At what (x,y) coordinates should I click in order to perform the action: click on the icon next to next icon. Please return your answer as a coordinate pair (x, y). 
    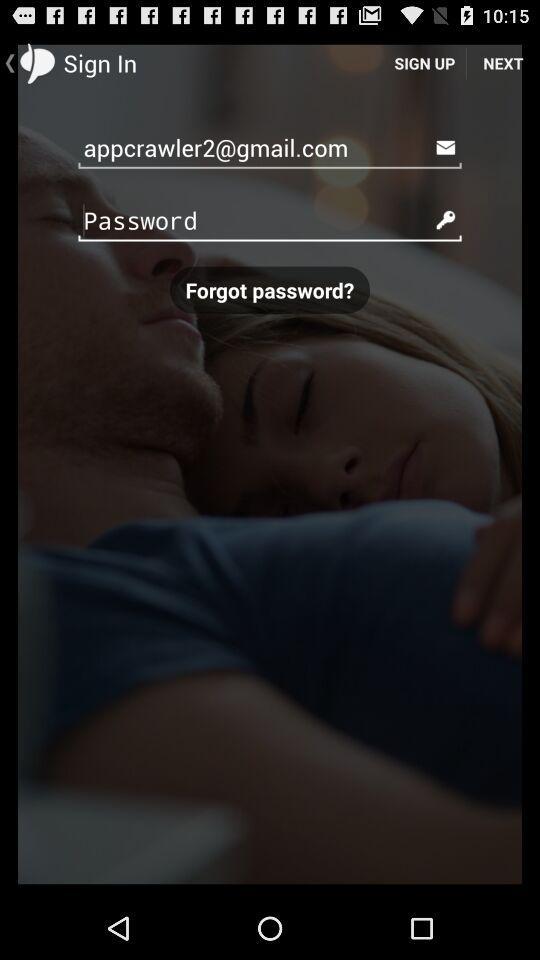
    Looking at the image, I should click on (423, 62).